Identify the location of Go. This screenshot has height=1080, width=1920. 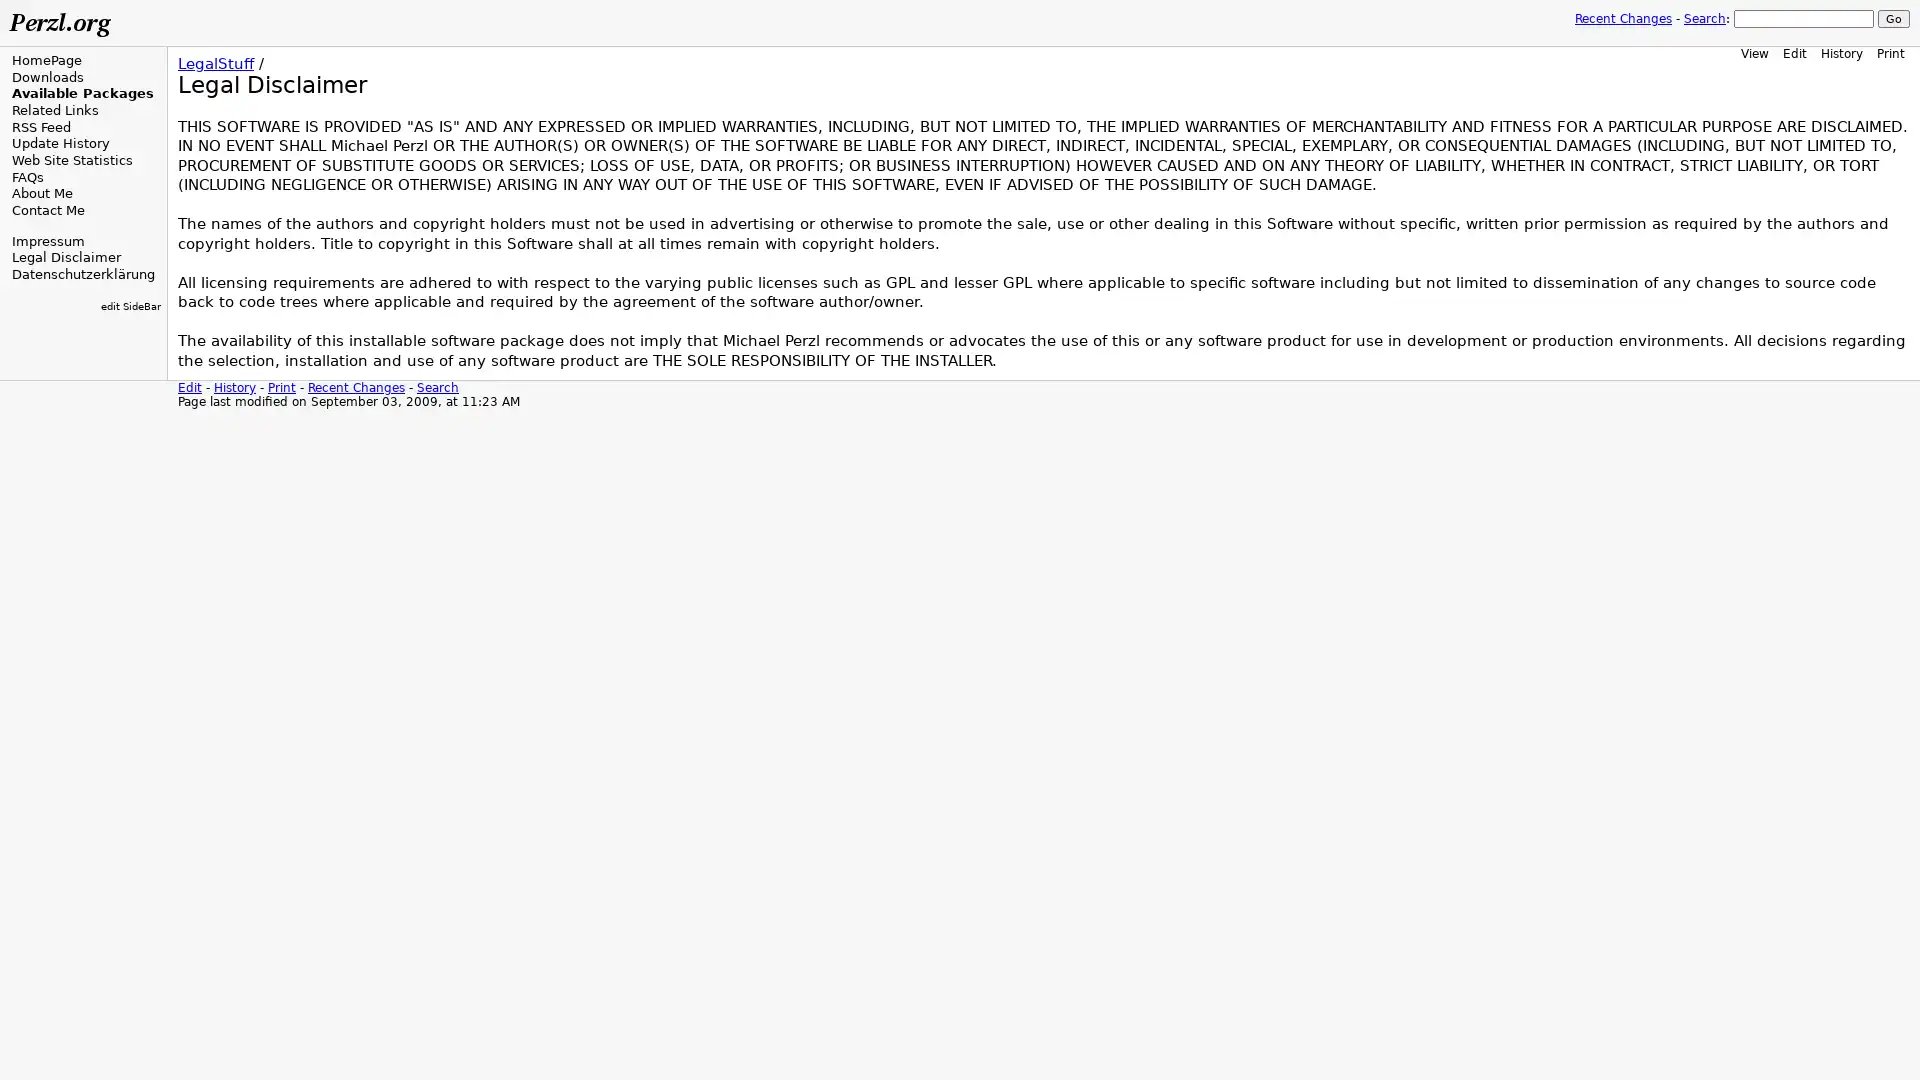
(1893, 19).